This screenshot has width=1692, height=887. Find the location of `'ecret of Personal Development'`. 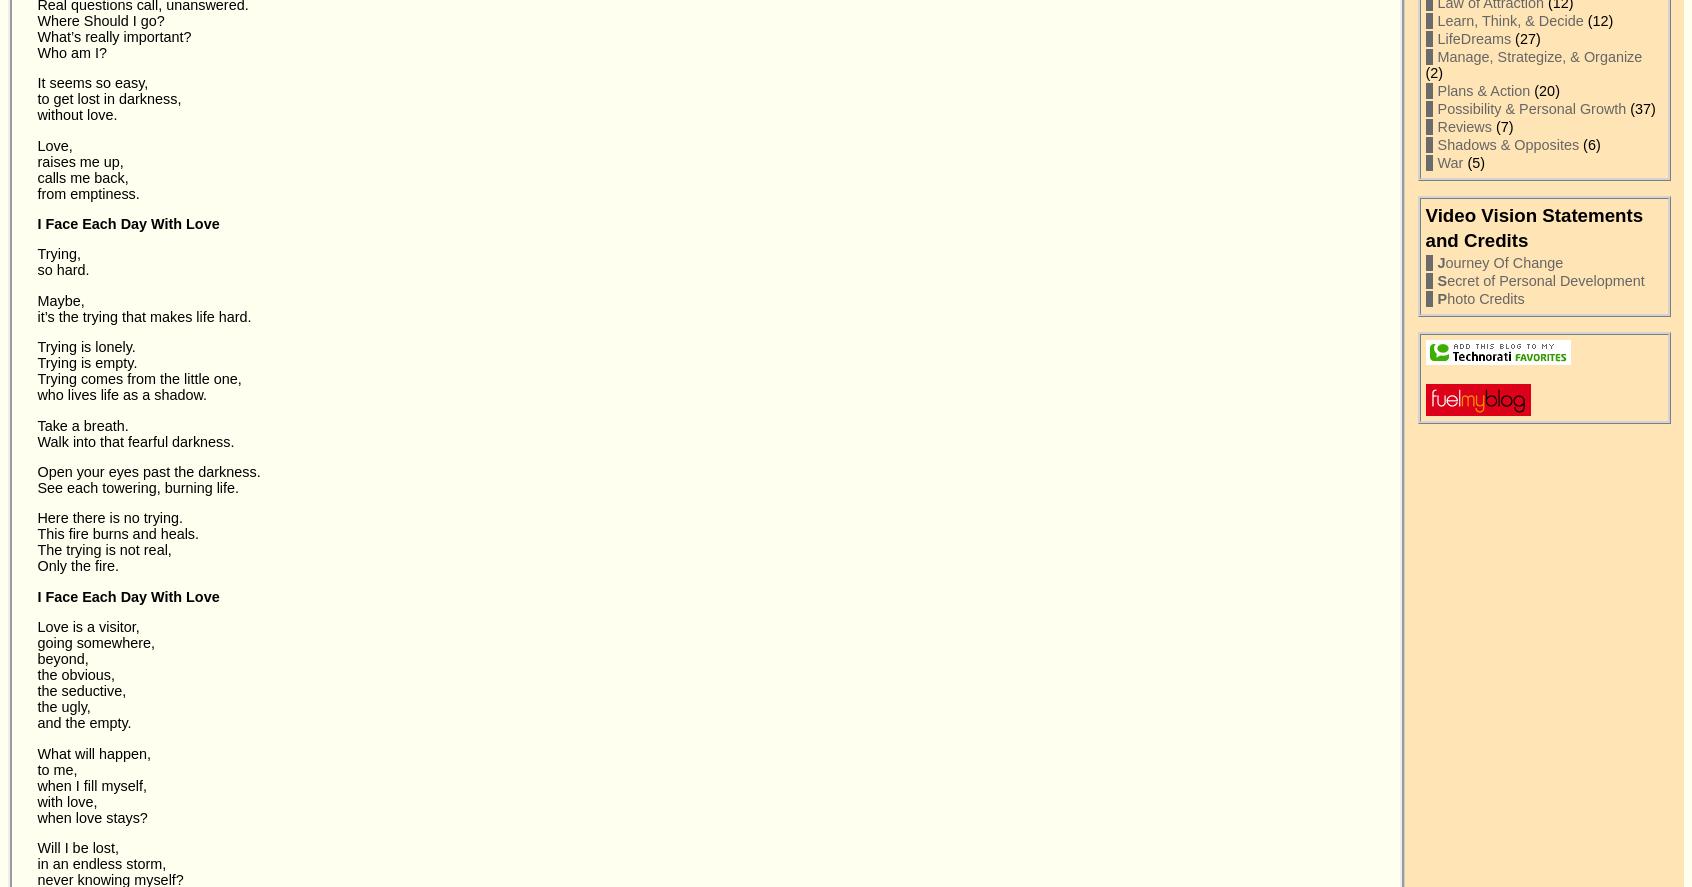

'ecret of Personal Development' is located at coordinates (1545, 279).